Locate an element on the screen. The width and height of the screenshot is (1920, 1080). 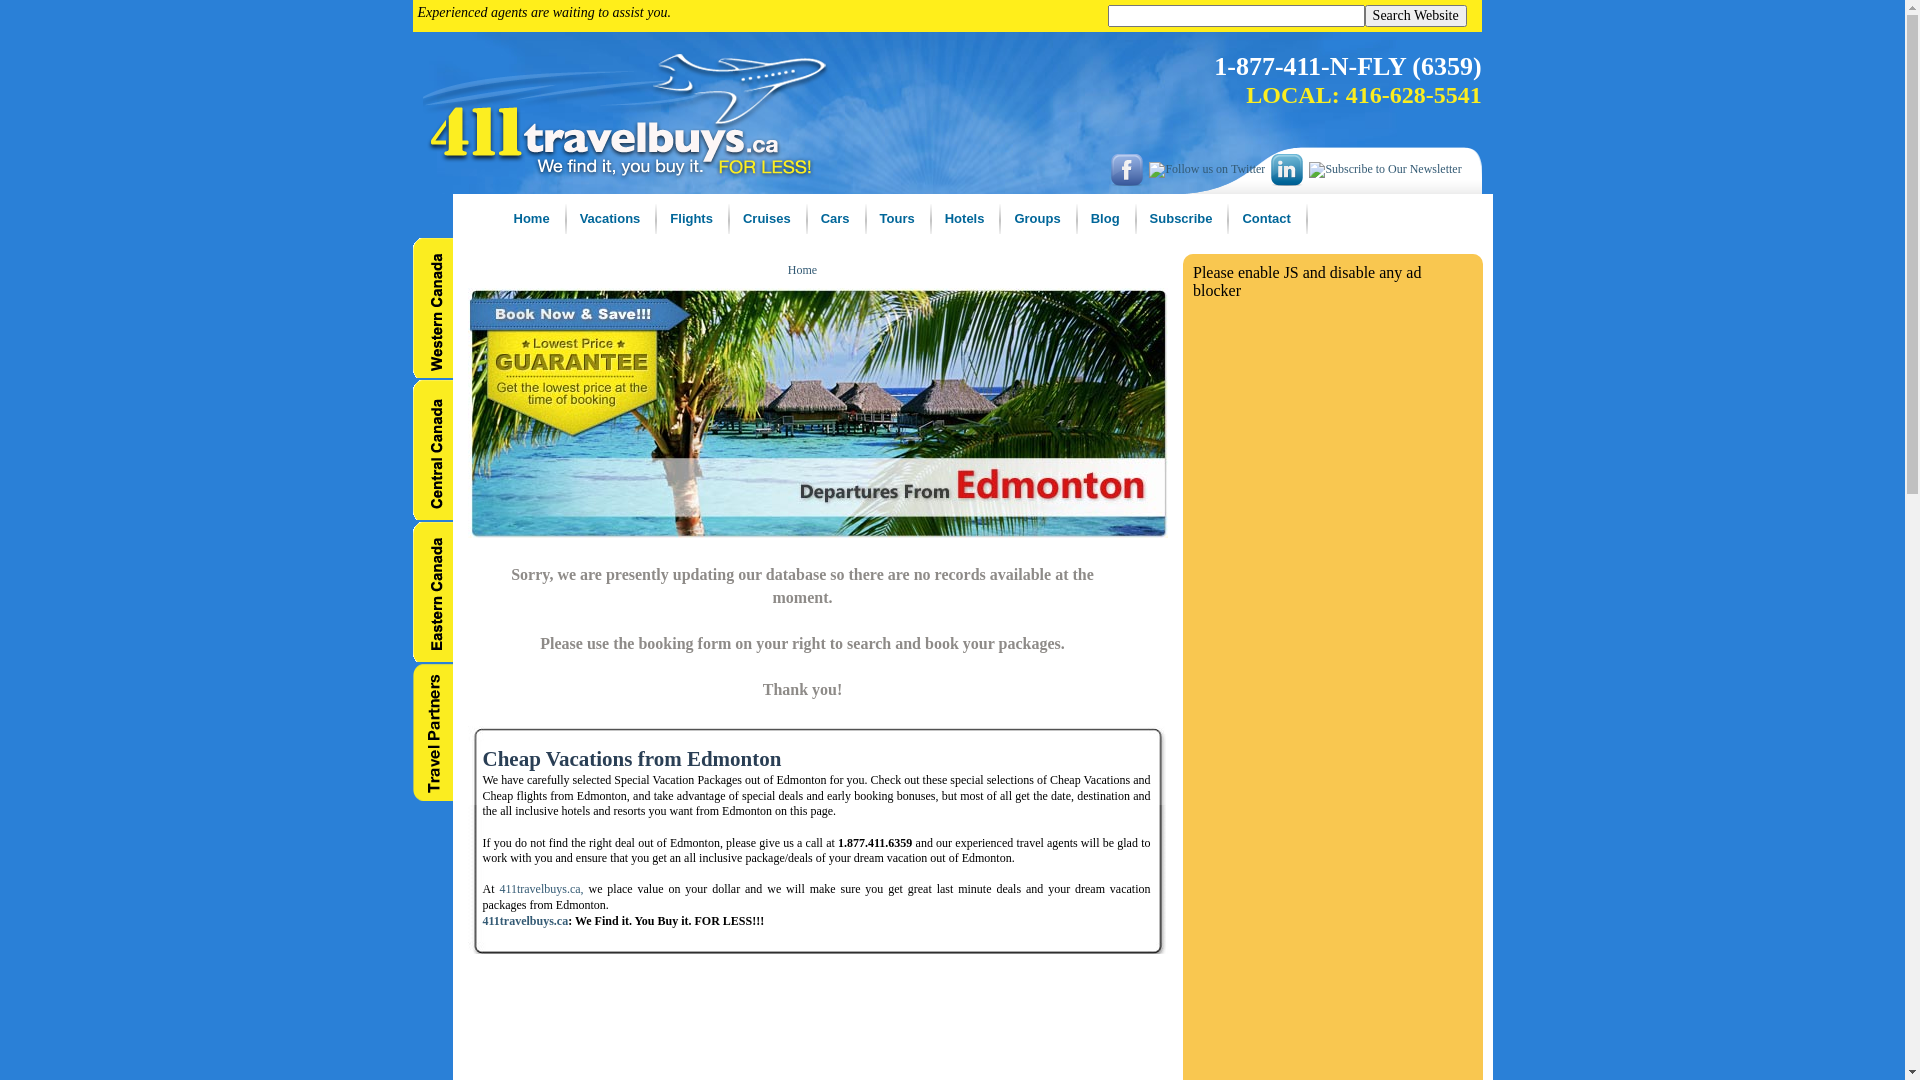
'Subscribe' is located at coordinates (1182, 219).